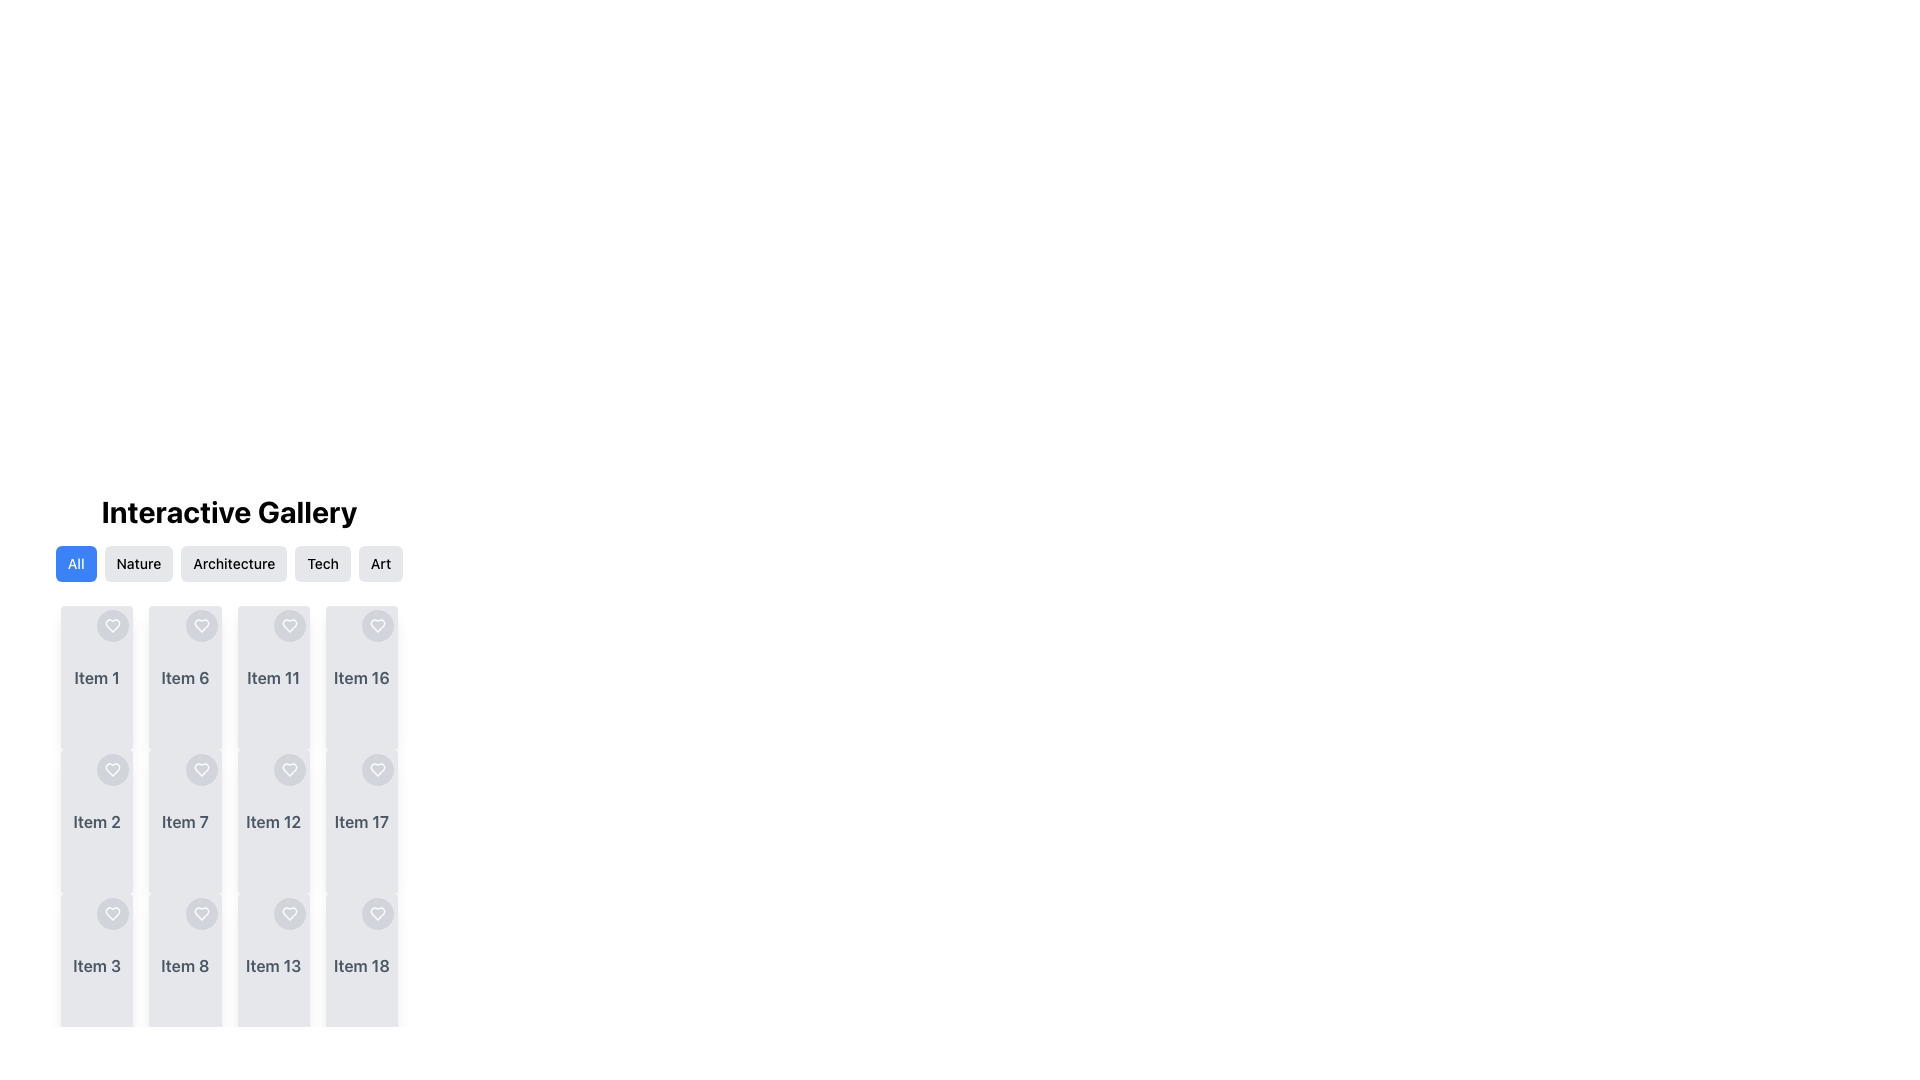 This screenshot has width=1920, height=1080. Describe the element at coordinates (361, 821) in the screenshot. I see `the rectangular card with a light grey background displaying 'Item 17' below a heart icon, located in the bottom right corner of a 4-column grid` at that location.